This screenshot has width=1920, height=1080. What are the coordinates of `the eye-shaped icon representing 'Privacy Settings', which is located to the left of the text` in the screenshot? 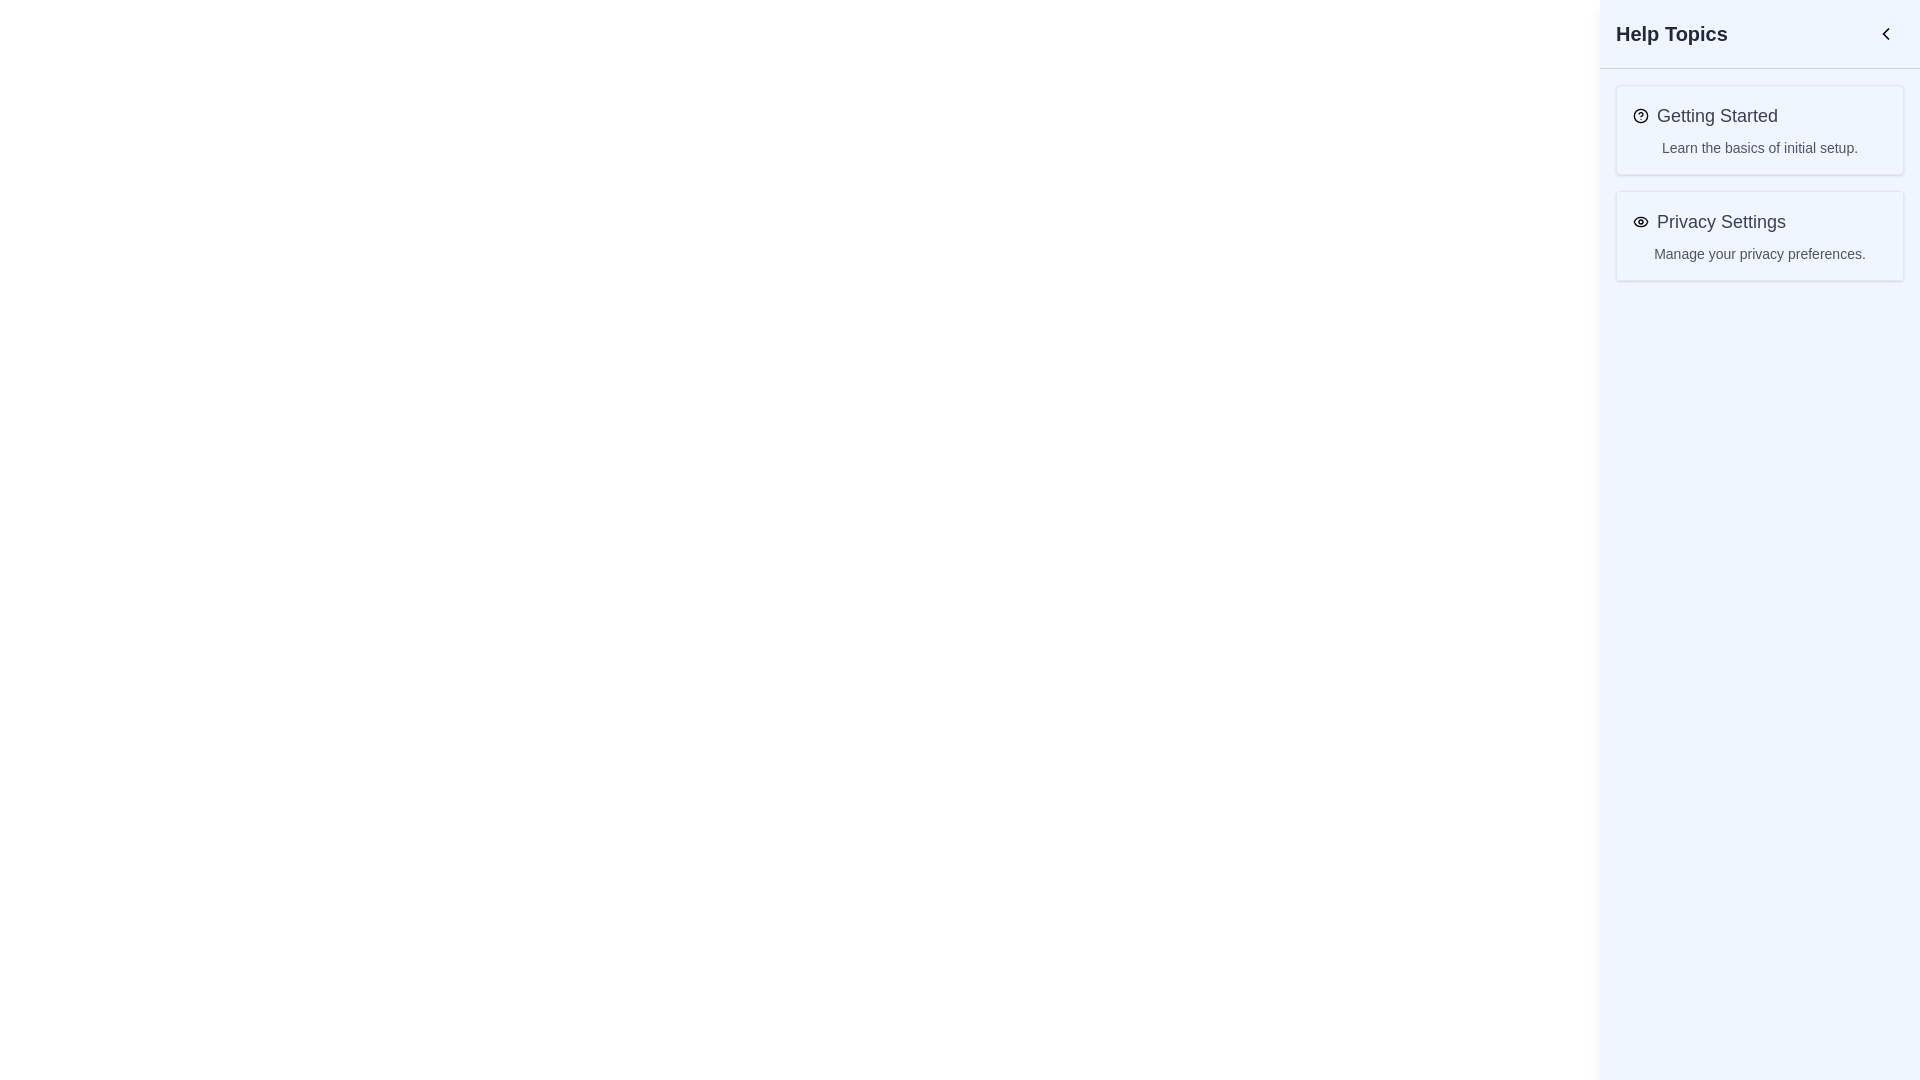 It's located at (1641, 222).